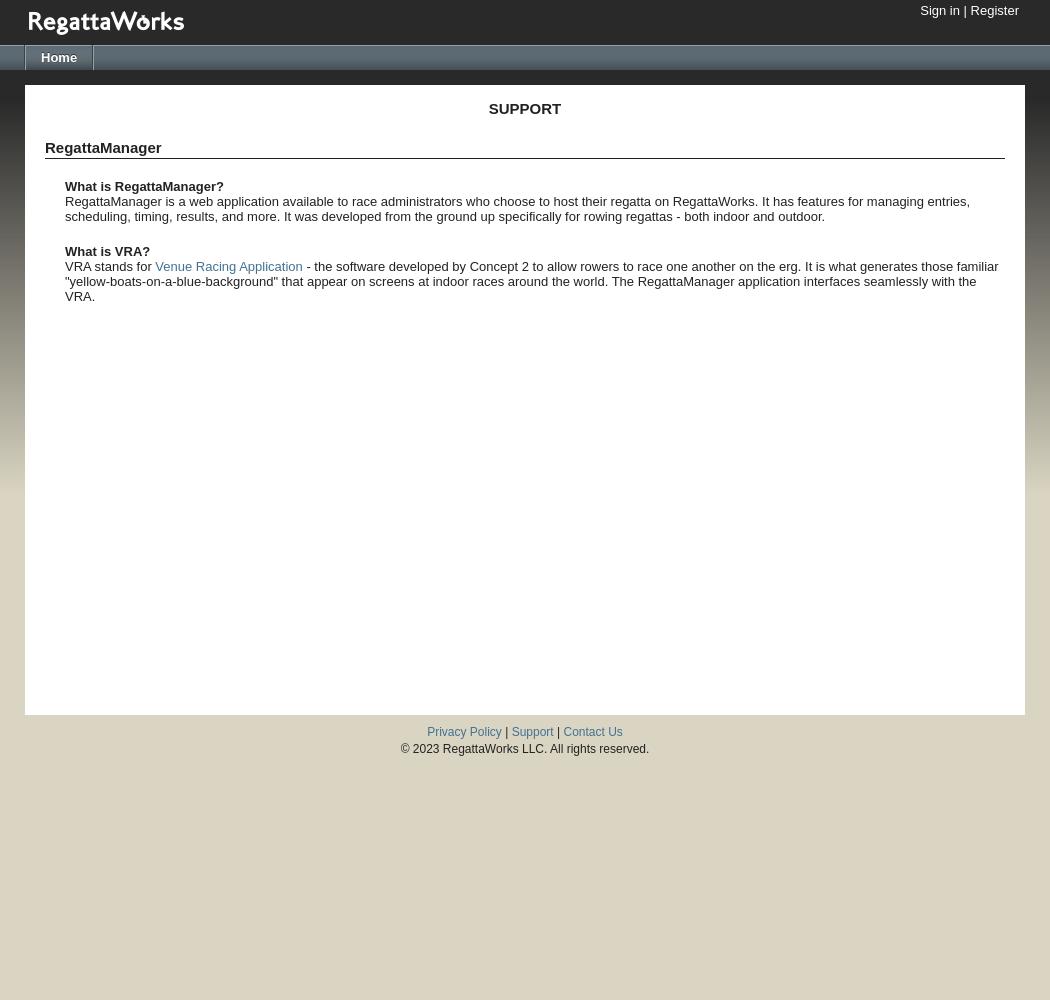  What do you see at coordinates (228, 266) in the screenshot?
I see `'Venue Racing Application'` at bounding box center [228, 266].